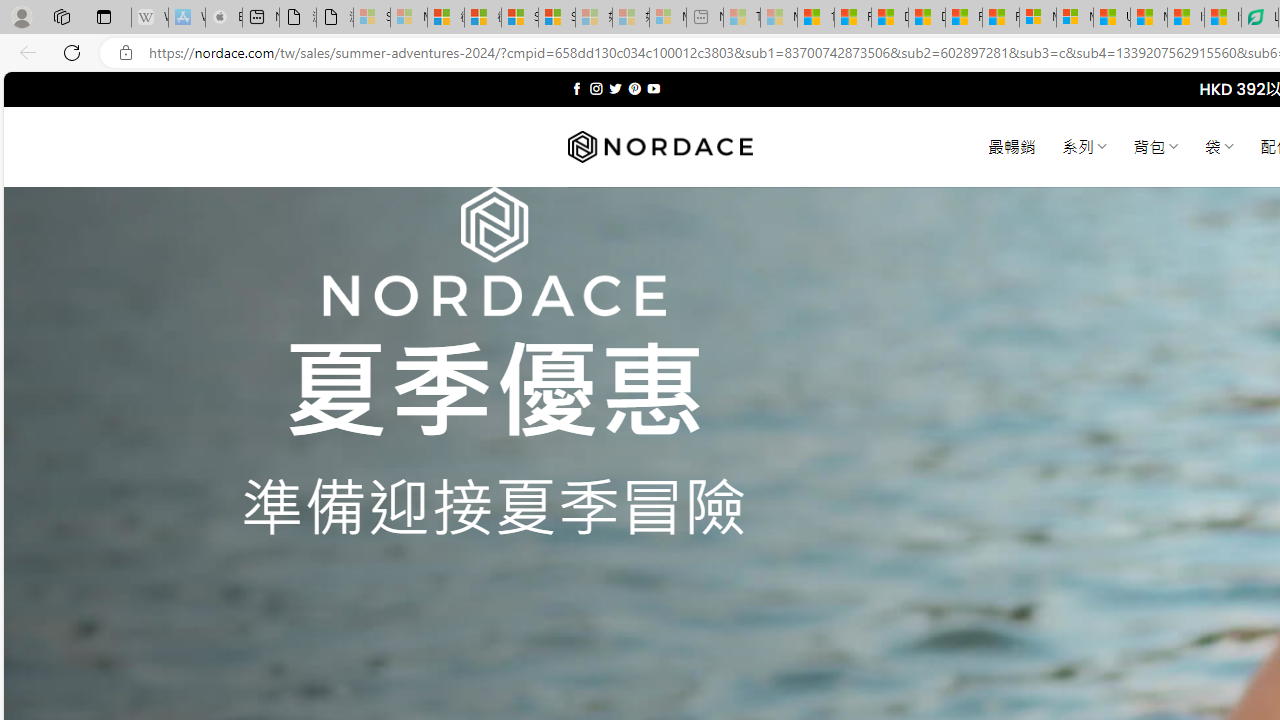  What do you see at coordinates (372, 17) in the screenshot?
I see `'Sign in to your Microsoft account - Sleeping'` at bounding box center [372, 17].